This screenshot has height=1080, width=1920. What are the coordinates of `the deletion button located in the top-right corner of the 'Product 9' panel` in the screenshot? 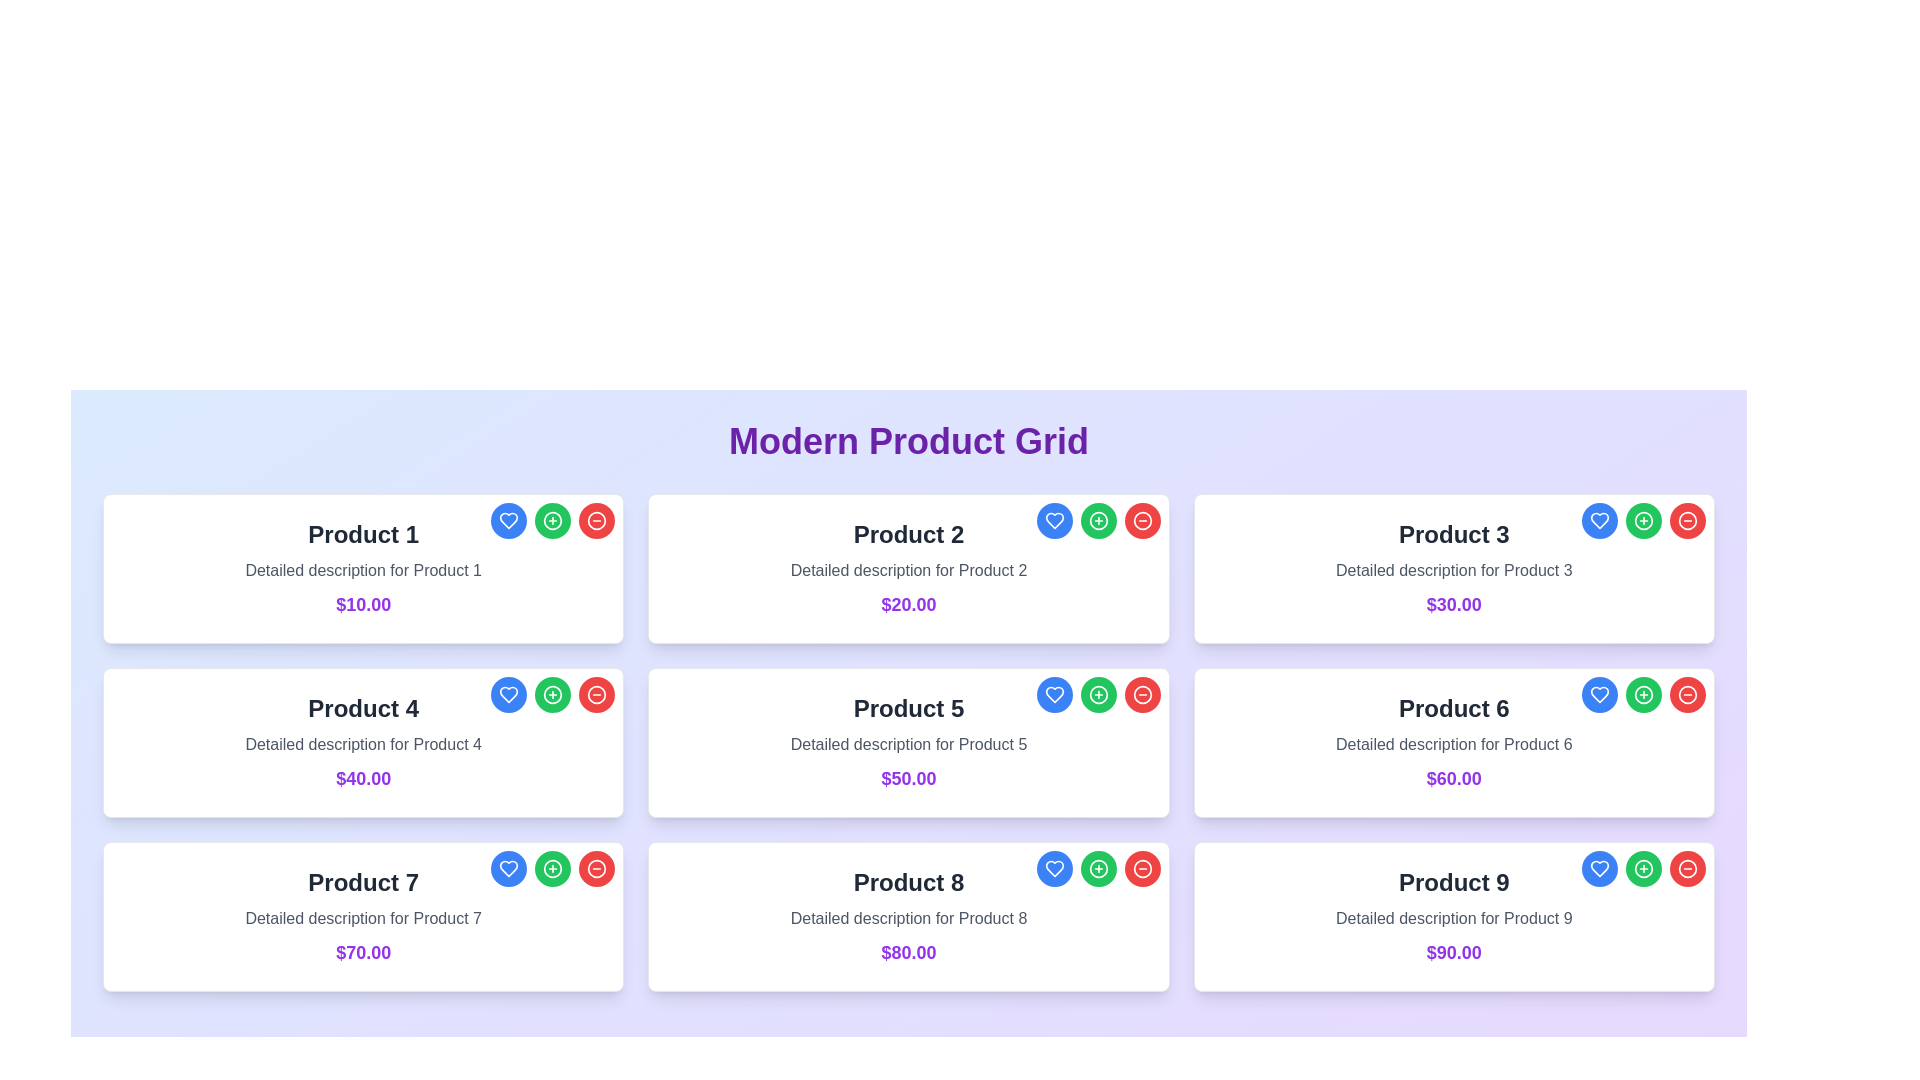 It's located at (1687, 867).